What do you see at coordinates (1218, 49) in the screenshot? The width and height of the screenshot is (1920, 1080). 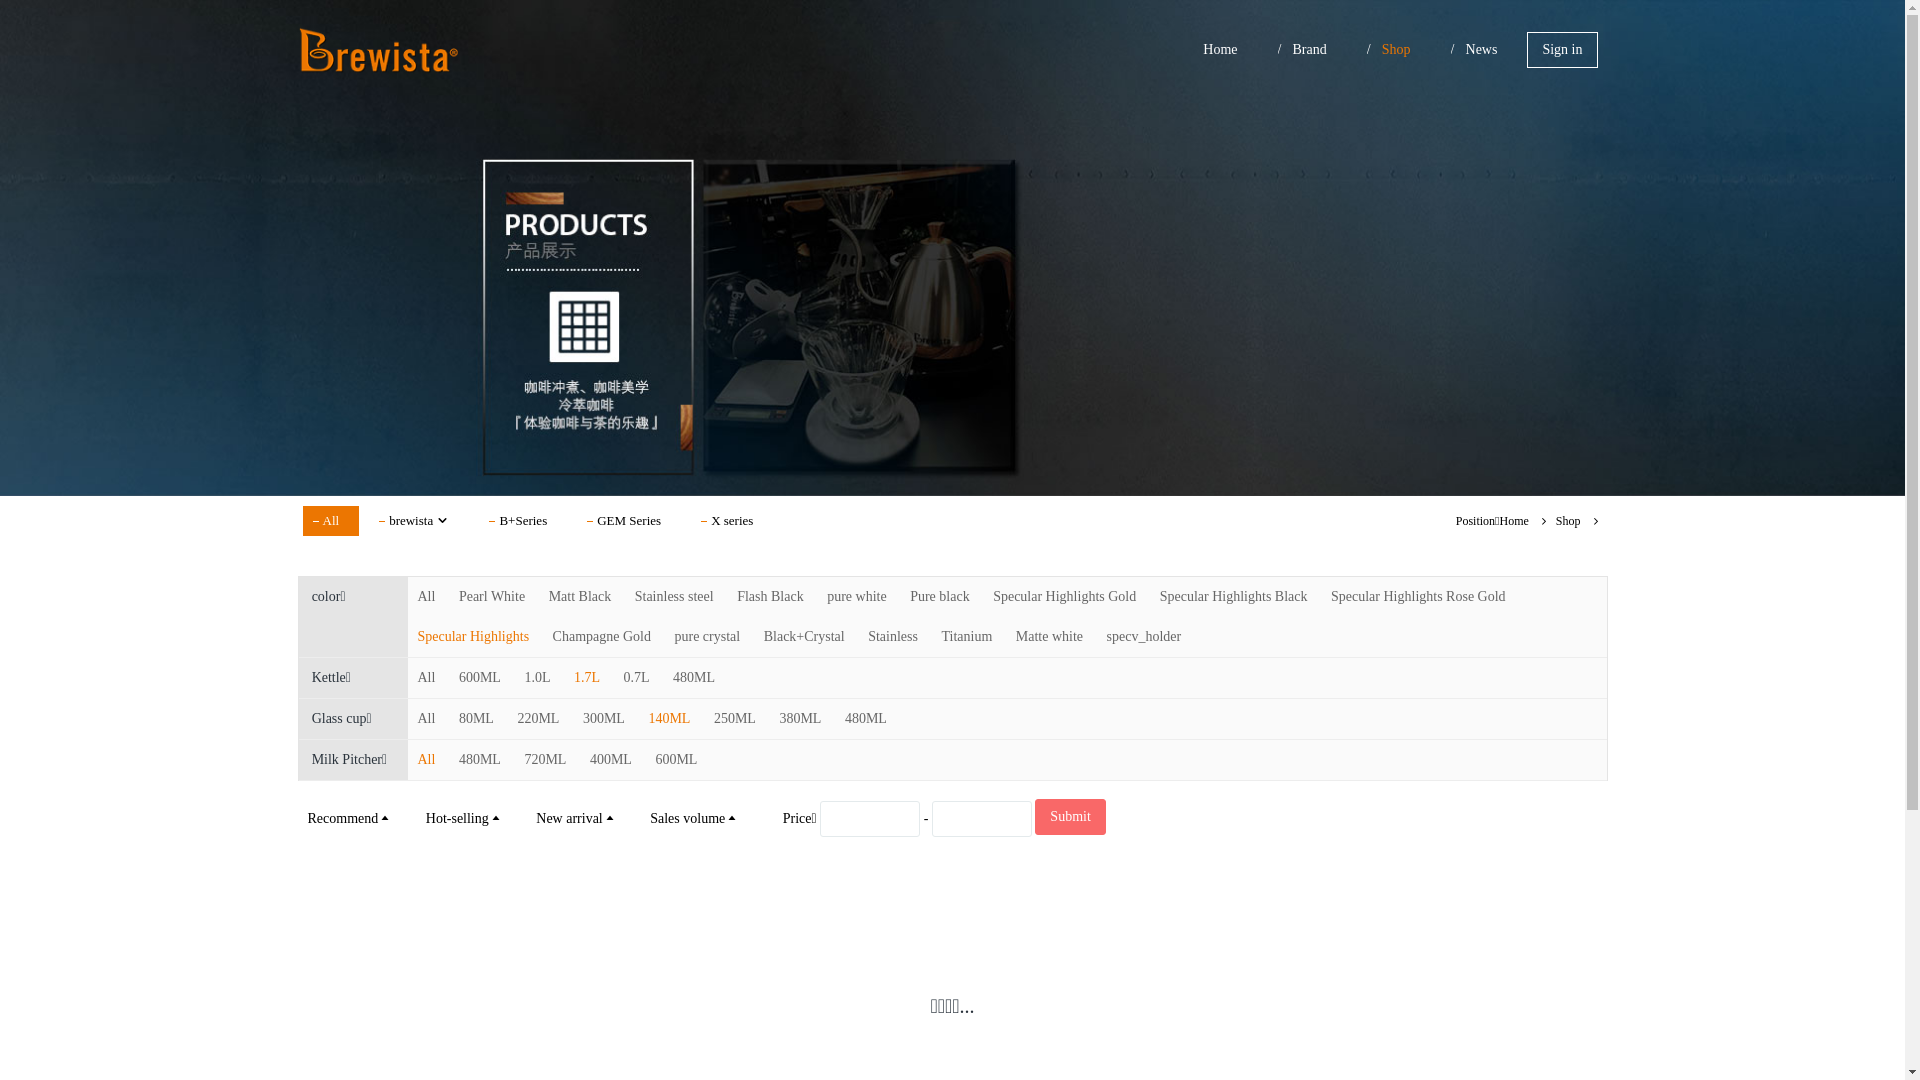 I see `'Home'` at bounding box center [1218, 49].